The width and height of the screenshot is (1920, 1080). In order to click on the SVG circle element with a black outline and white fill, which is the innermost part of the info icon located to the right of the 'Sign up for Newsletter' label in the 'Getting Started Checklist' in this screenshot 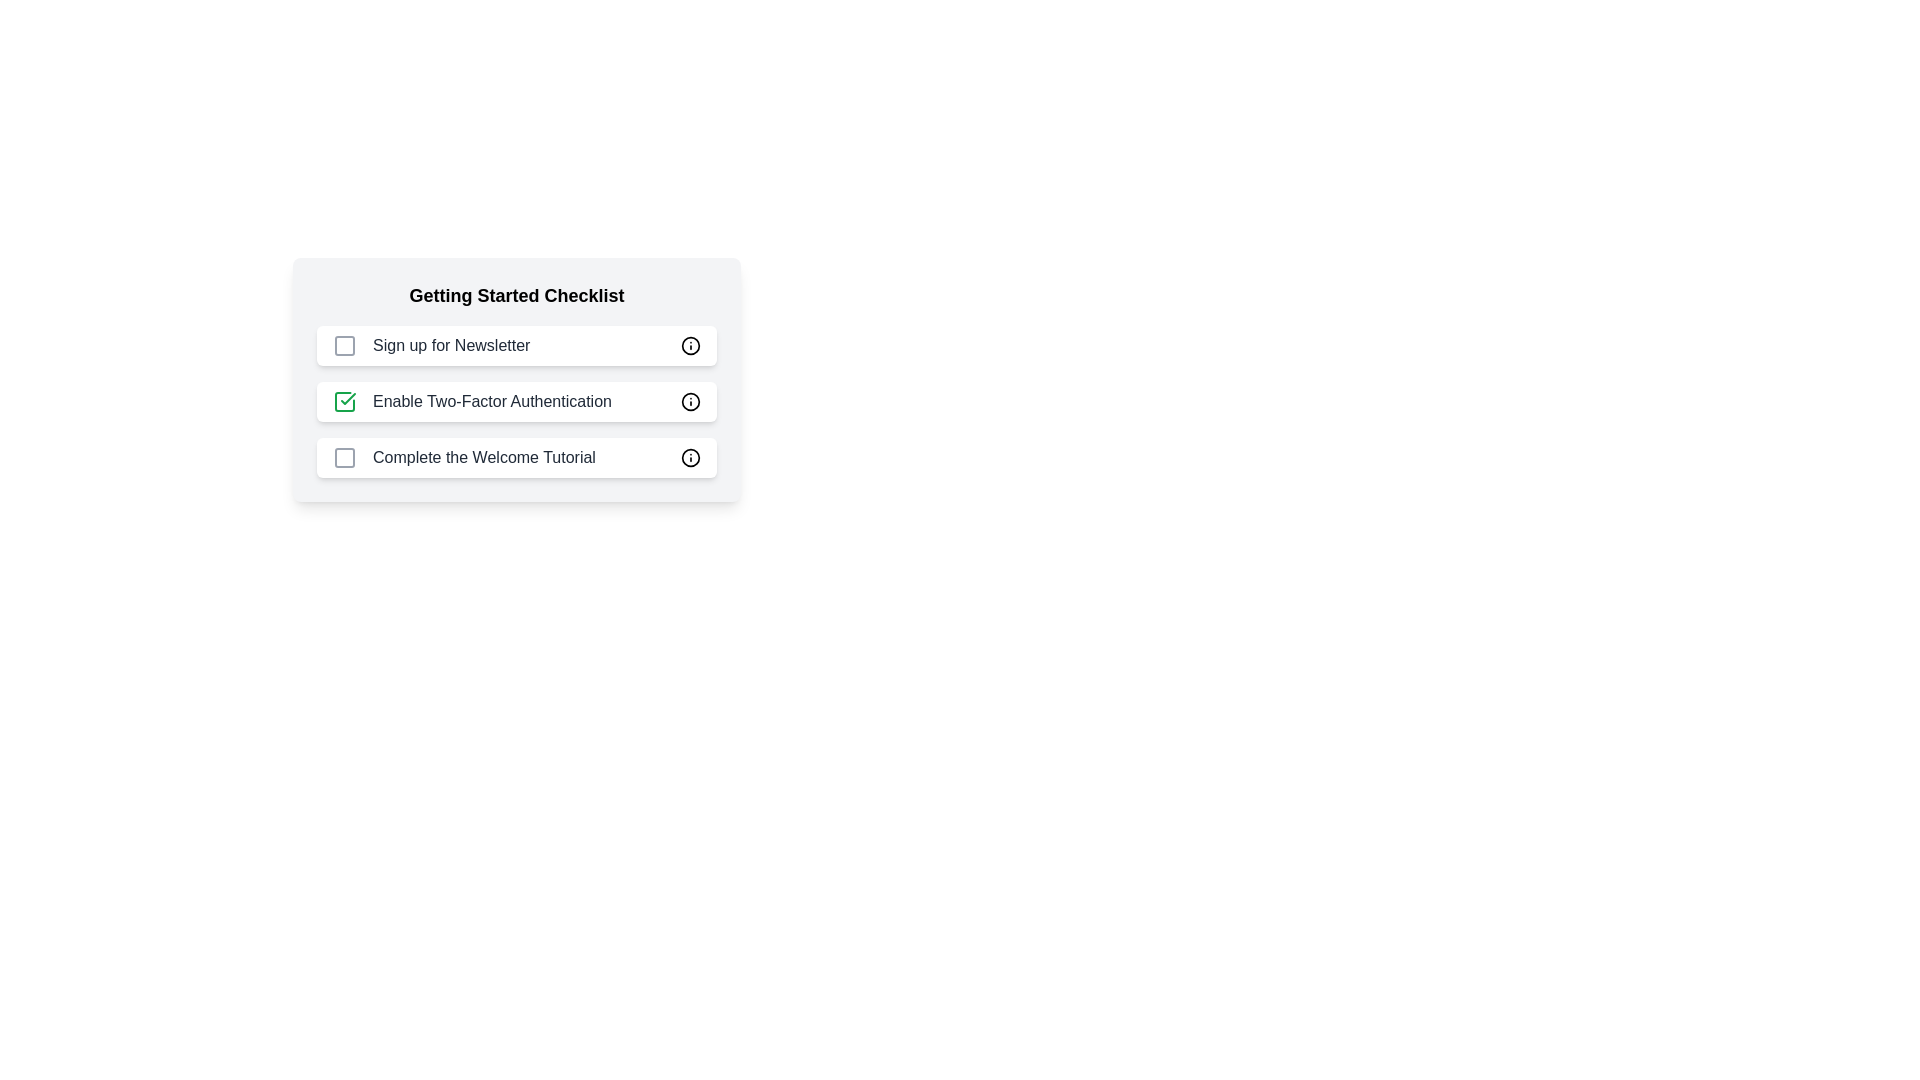, I will do `click(691, 345)`.